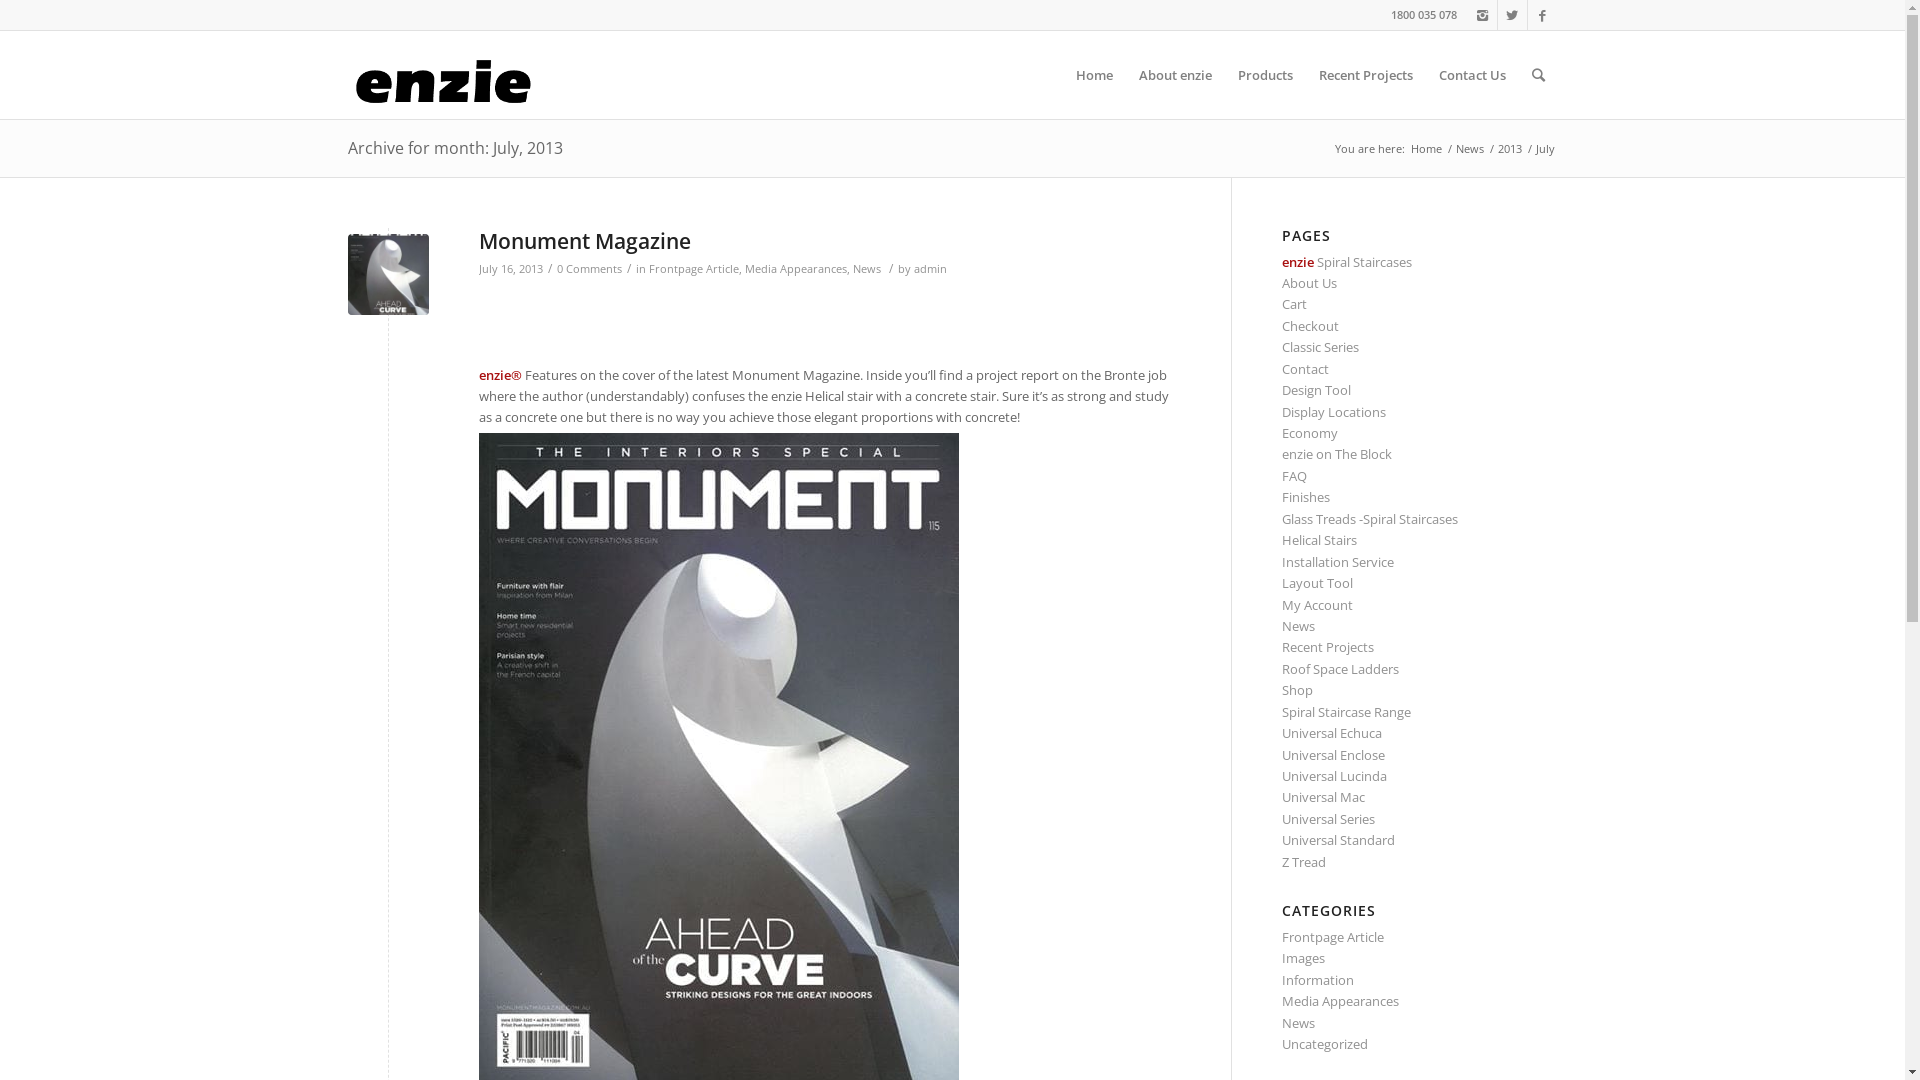 The image size is (1920, 1080). I want to click on 'Twitter', so click(1512, 15).